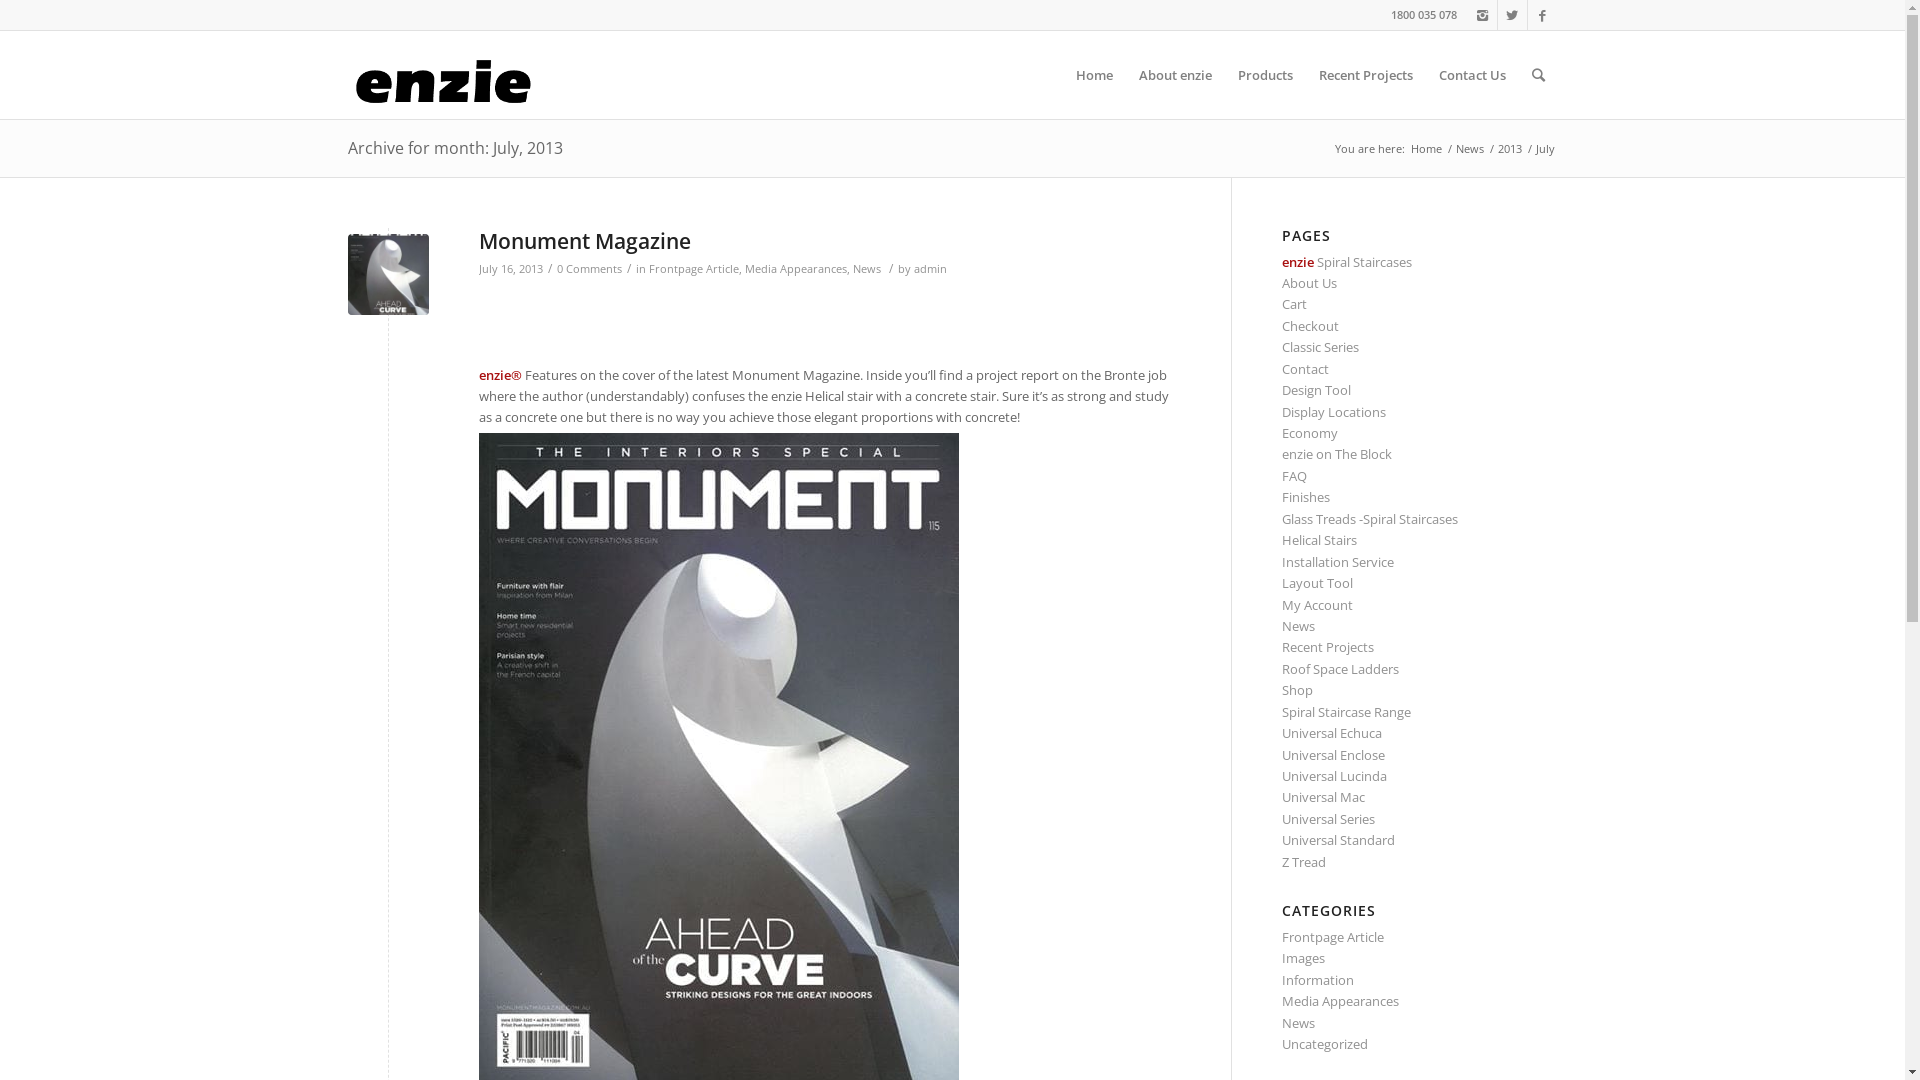 The image size is (1920, 1080). I want to click on 'Twitter', so click(1512, 15).